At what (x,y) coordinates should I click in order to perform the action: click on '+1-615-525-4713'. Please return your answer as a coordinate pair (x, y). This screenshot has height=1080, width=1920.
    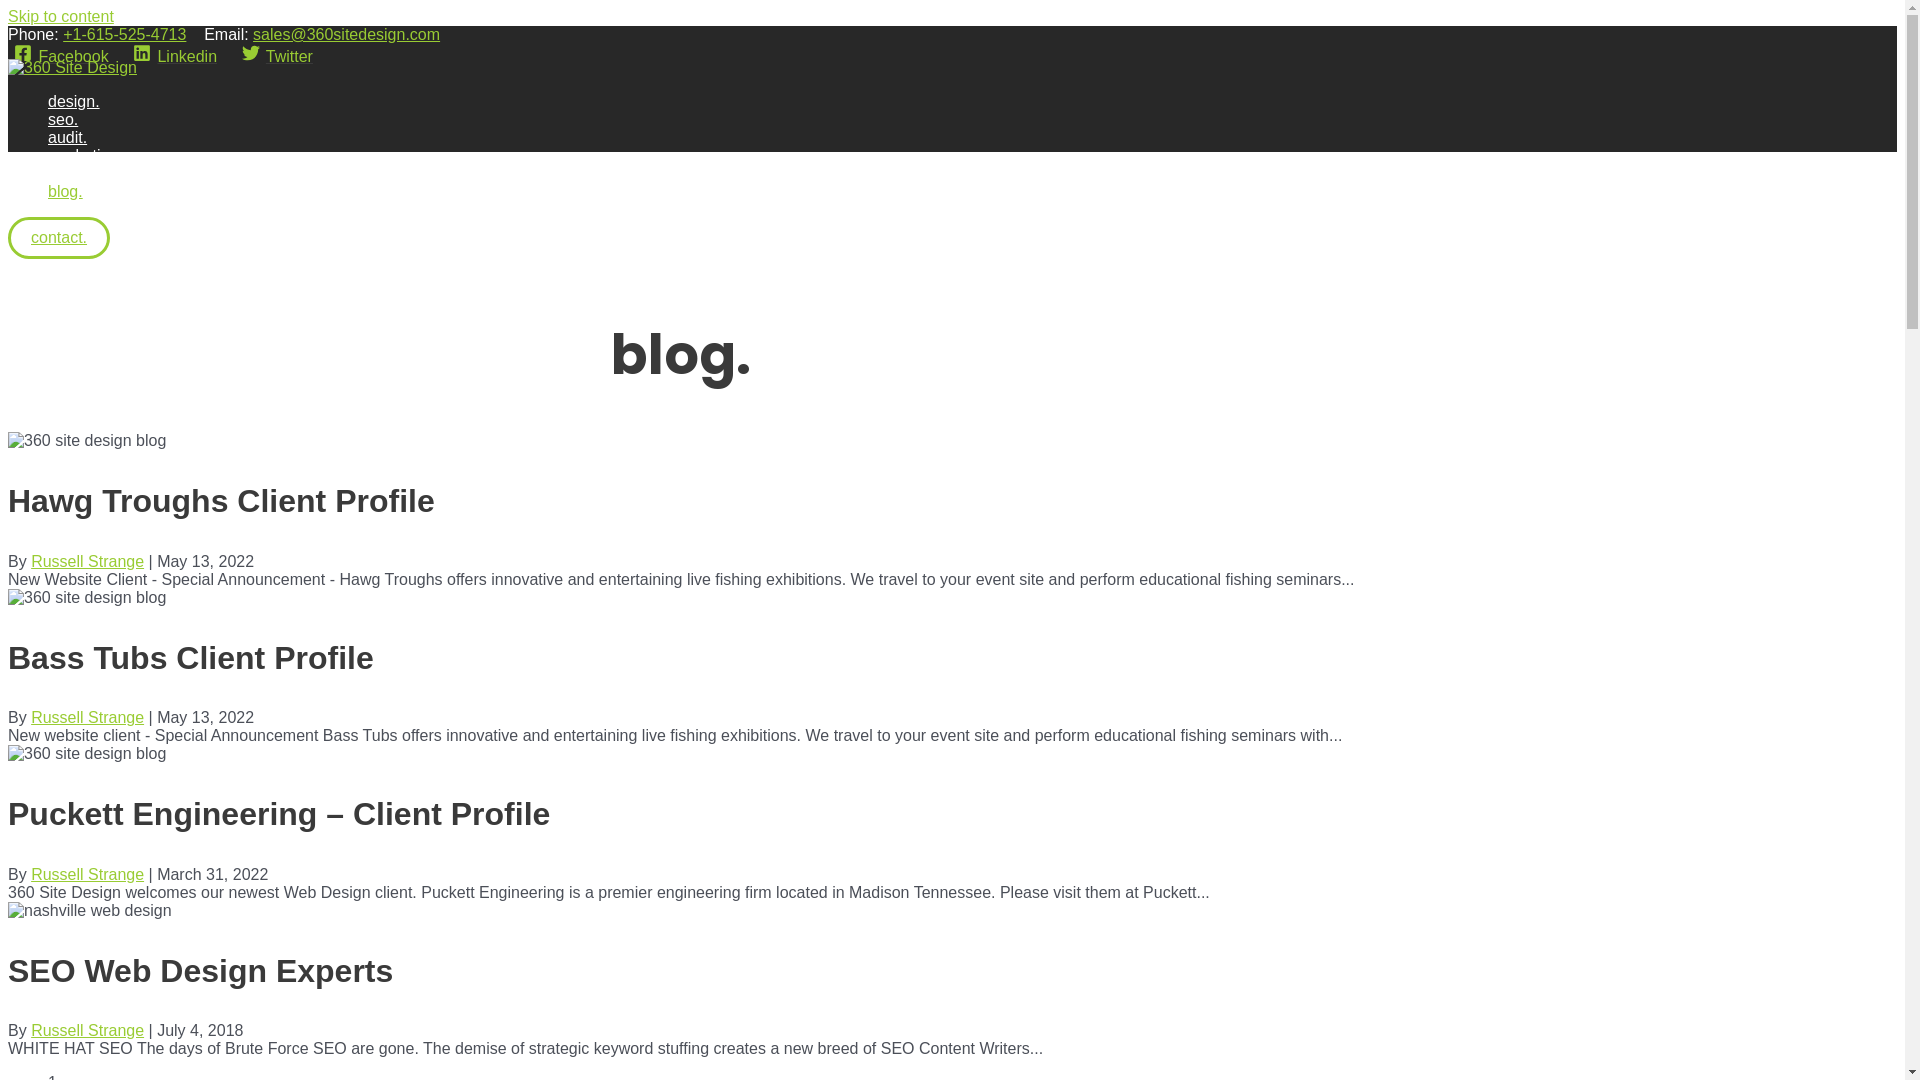
    Looking at the image, I should click on (123, 34).